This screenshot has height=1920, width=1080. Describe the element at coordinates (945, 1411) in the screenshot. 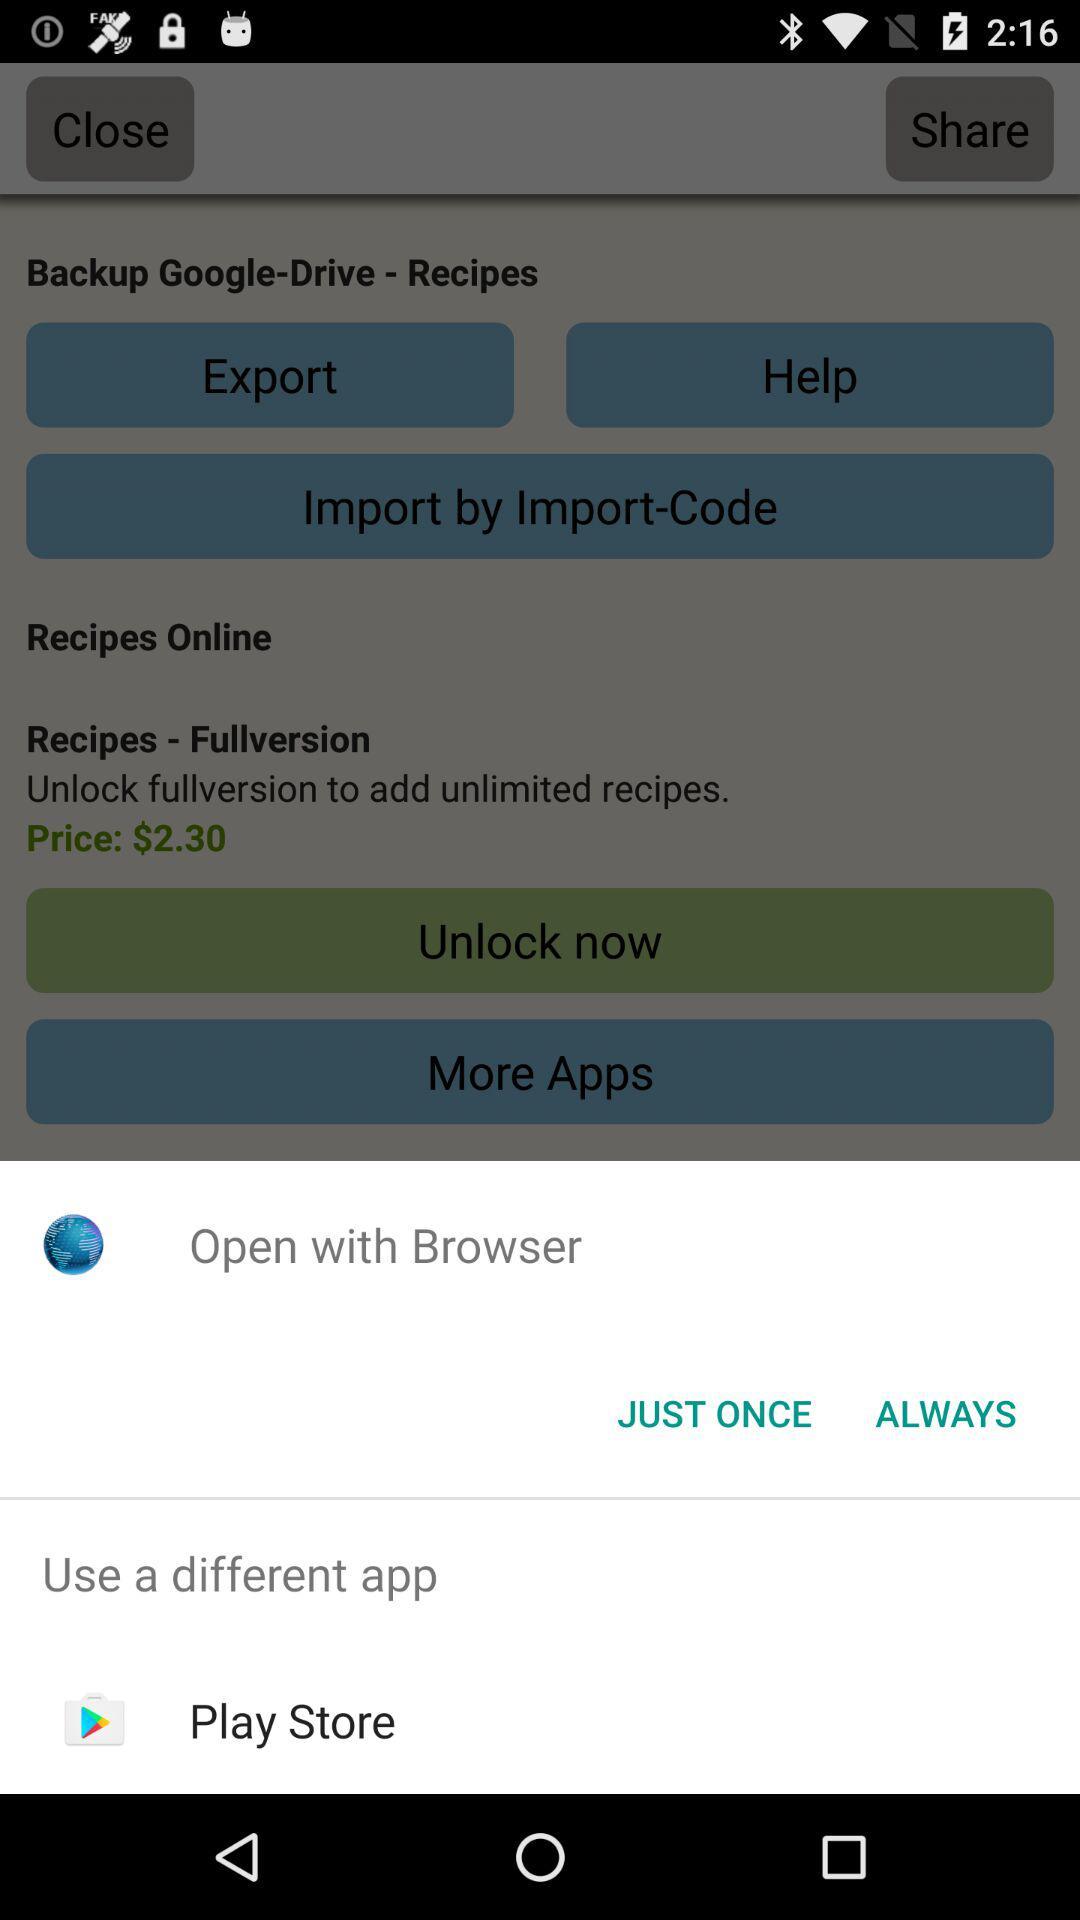

I see `the always` at that location.